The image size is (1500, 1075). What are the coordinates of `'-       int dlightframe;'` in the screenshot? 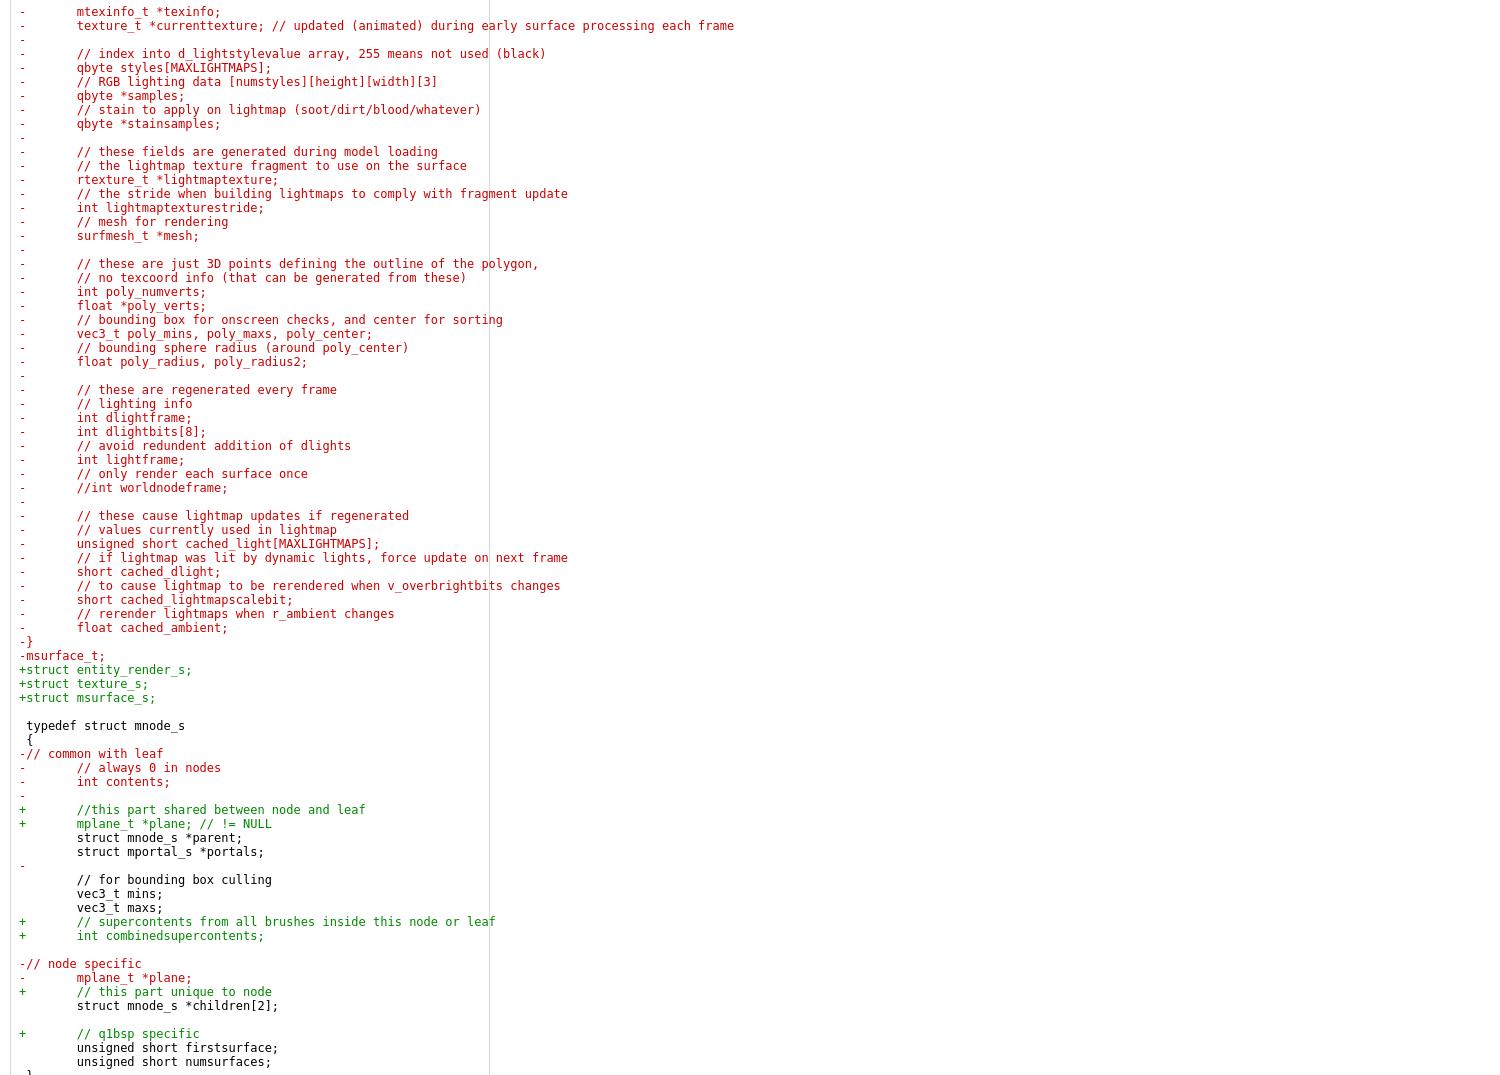 It's located at (104, 416).